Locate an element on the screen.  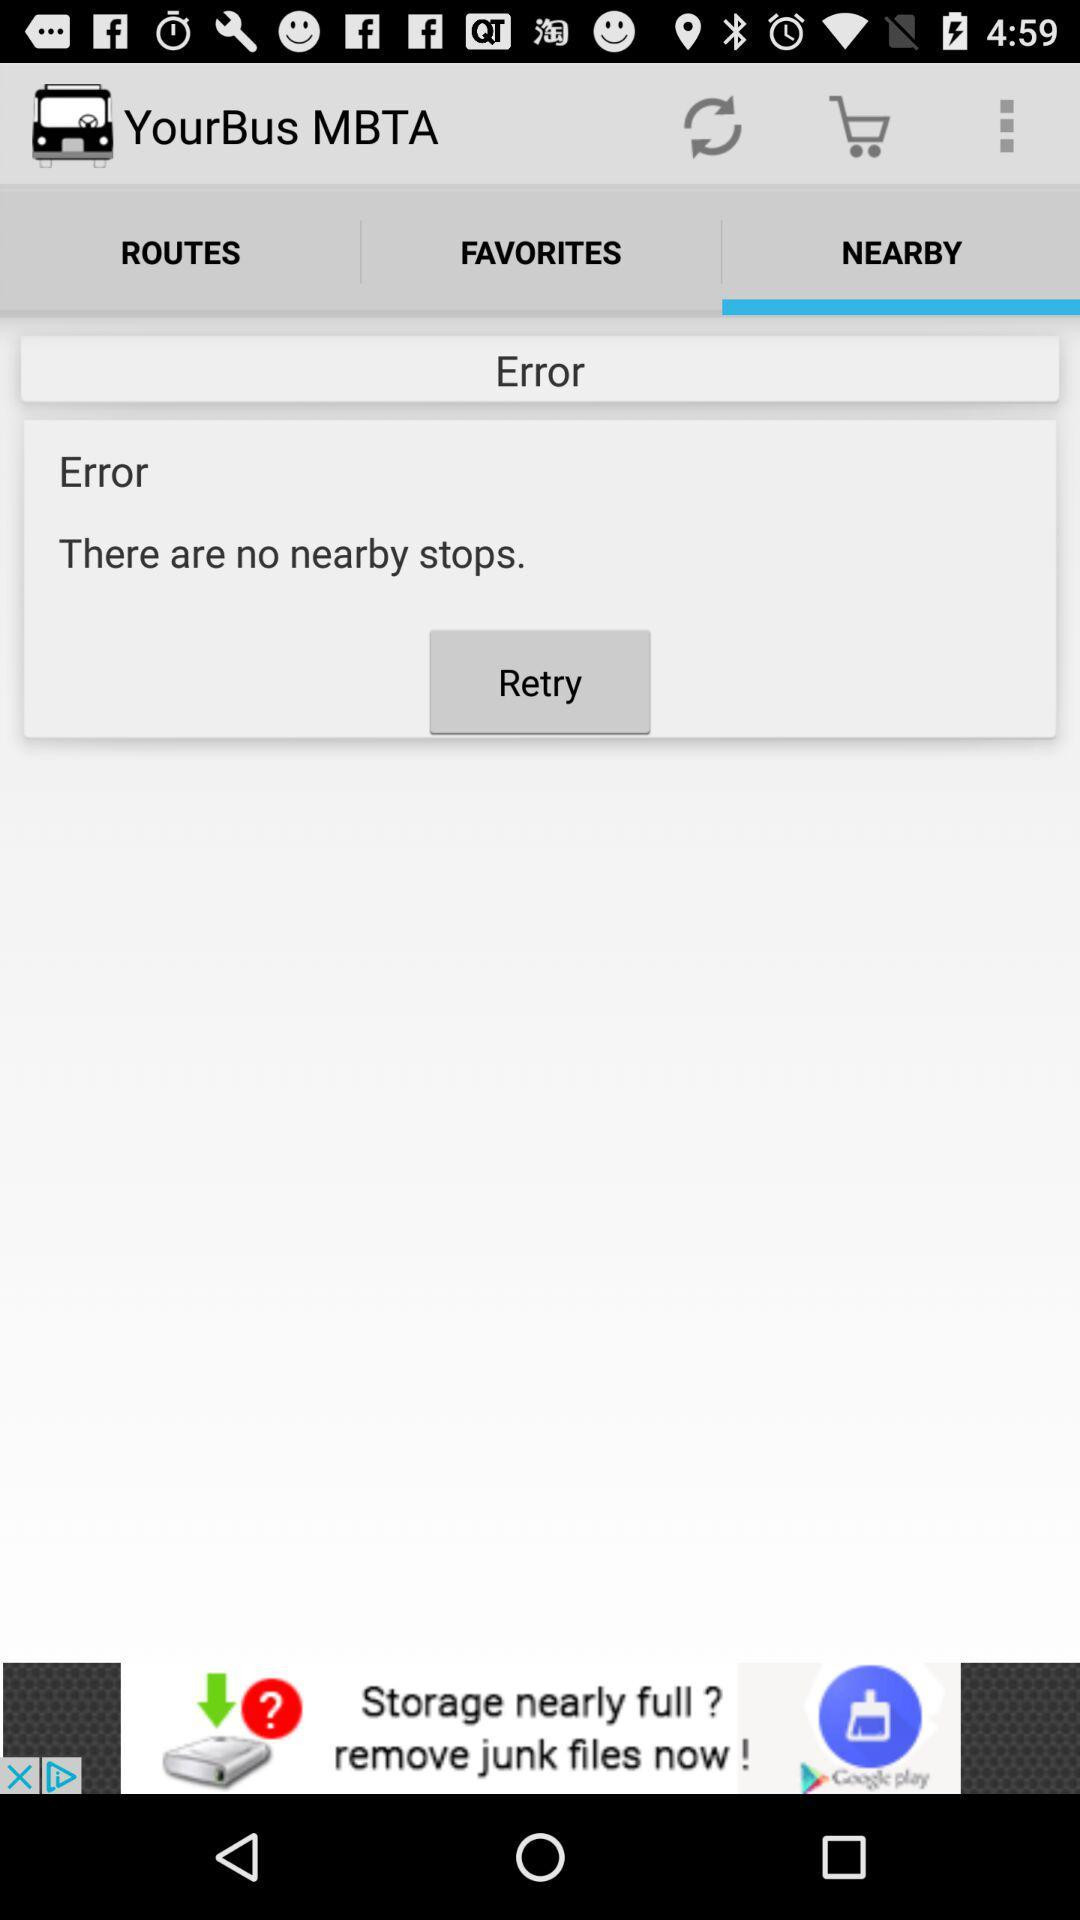
option right to routes is located at coordinates (541, 251).